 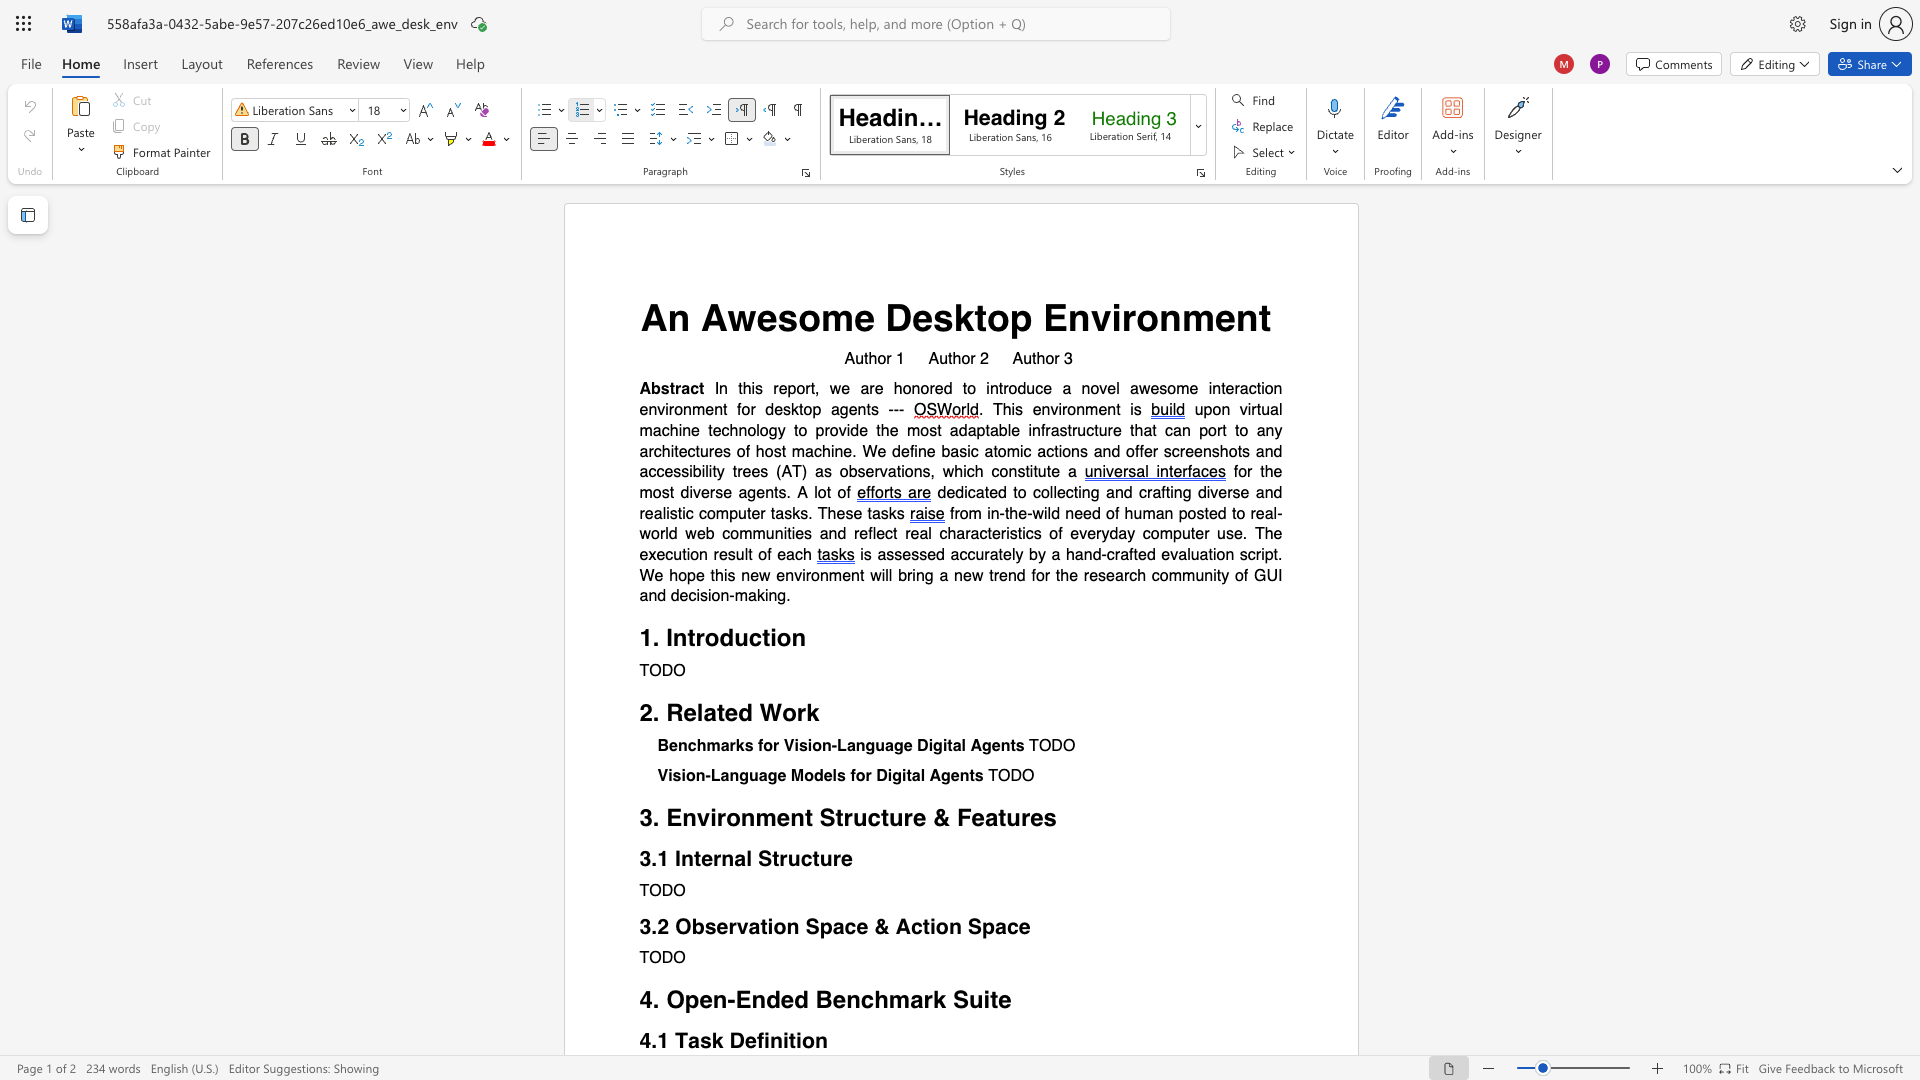 I want to click on the space between the continuous character "i" and "n" in the text, so click(x=770, y=1039).